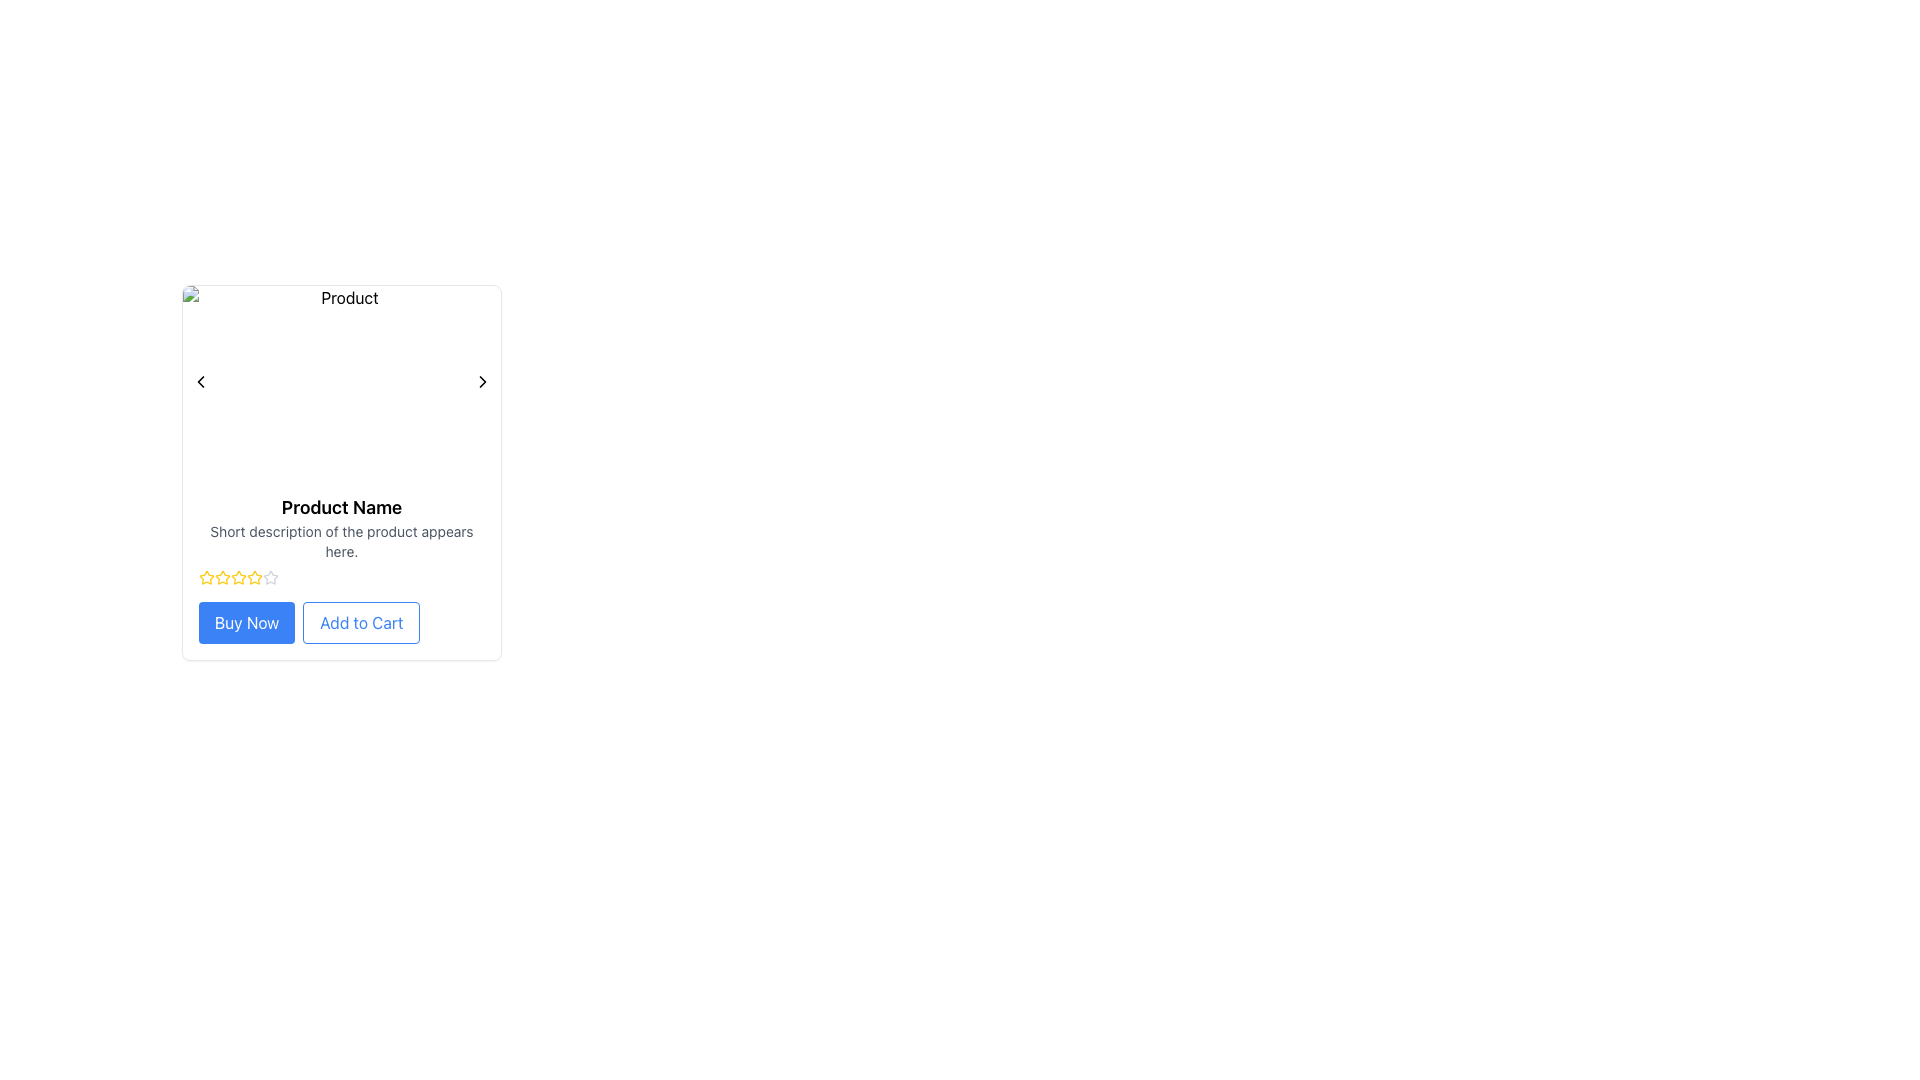 This screenshot has height=1080, width=1920. I want to click on the third star-shaped icon filled with yellow color and outlined with a black border in the rating system, located underneath the product description section, so click(253, 577).